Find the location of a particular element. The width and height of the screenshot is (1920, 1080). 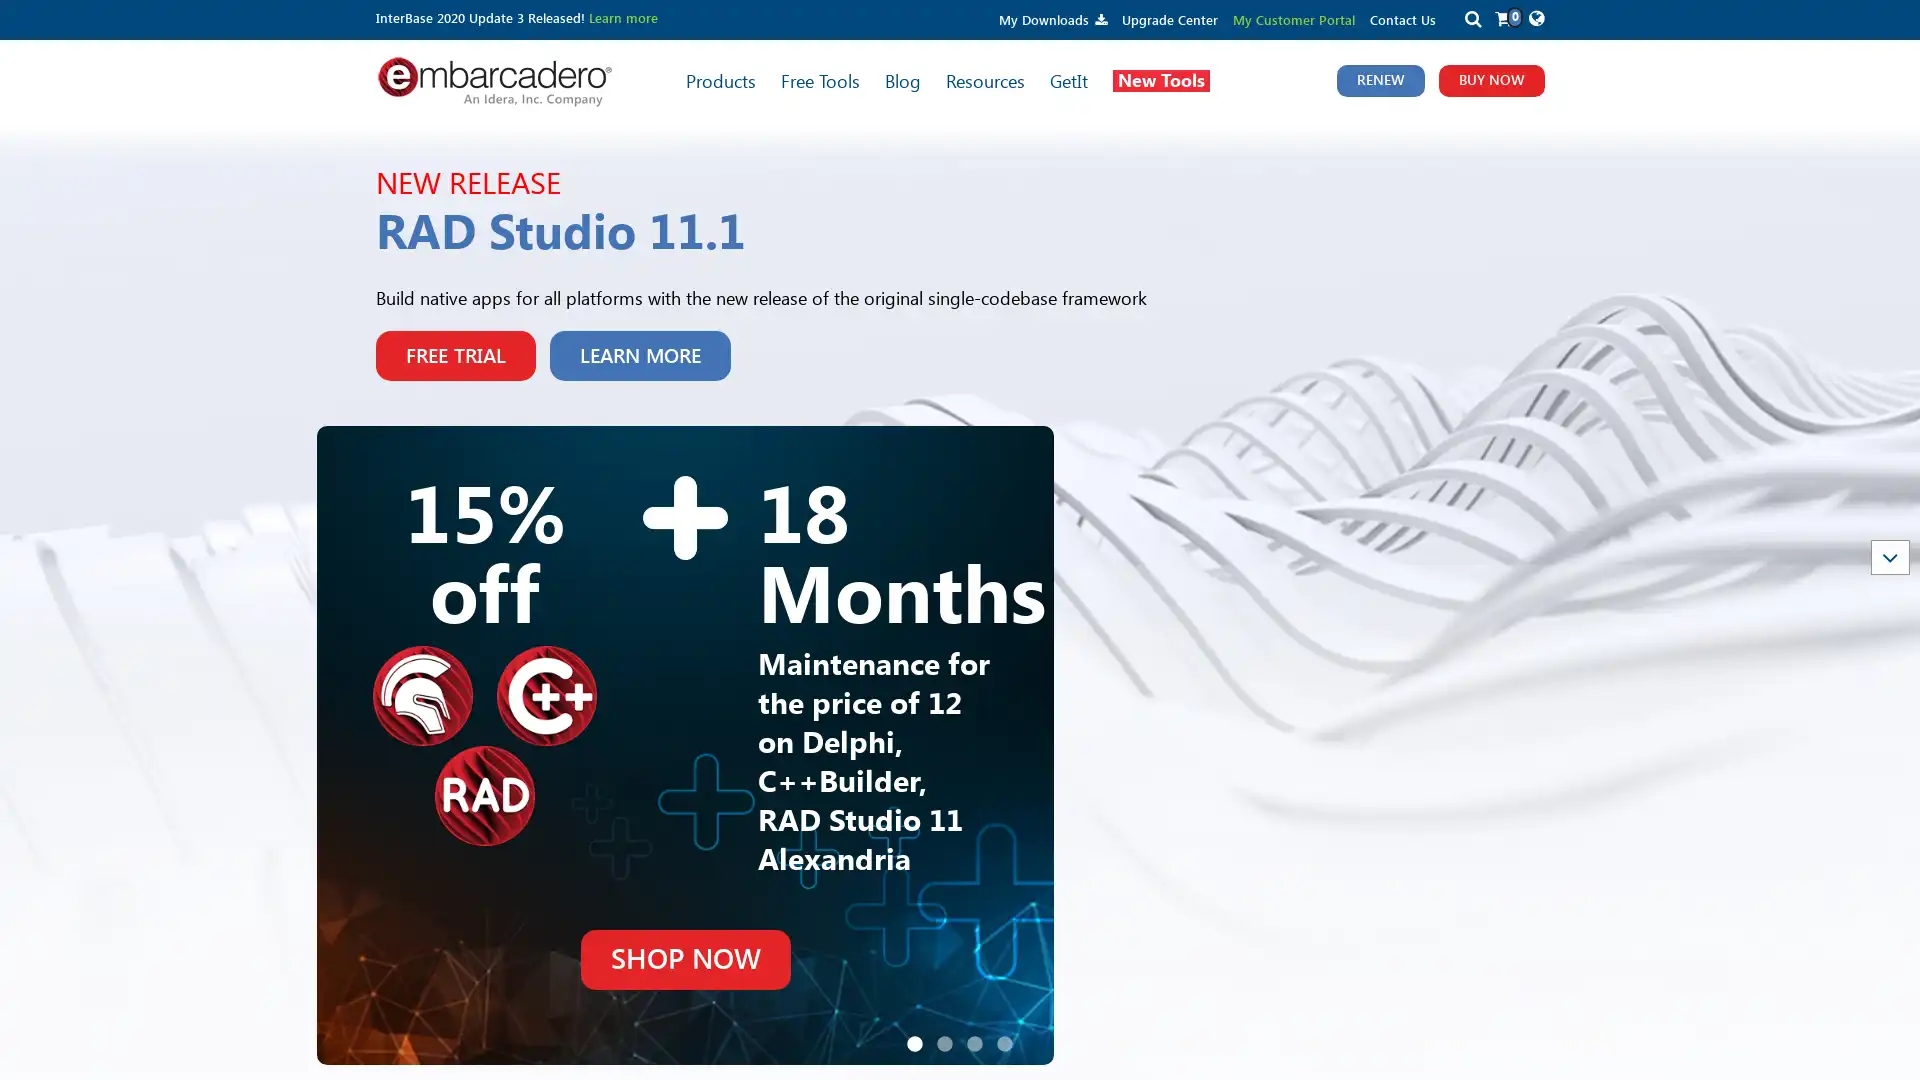

3 is located at coordinates (974, 849).